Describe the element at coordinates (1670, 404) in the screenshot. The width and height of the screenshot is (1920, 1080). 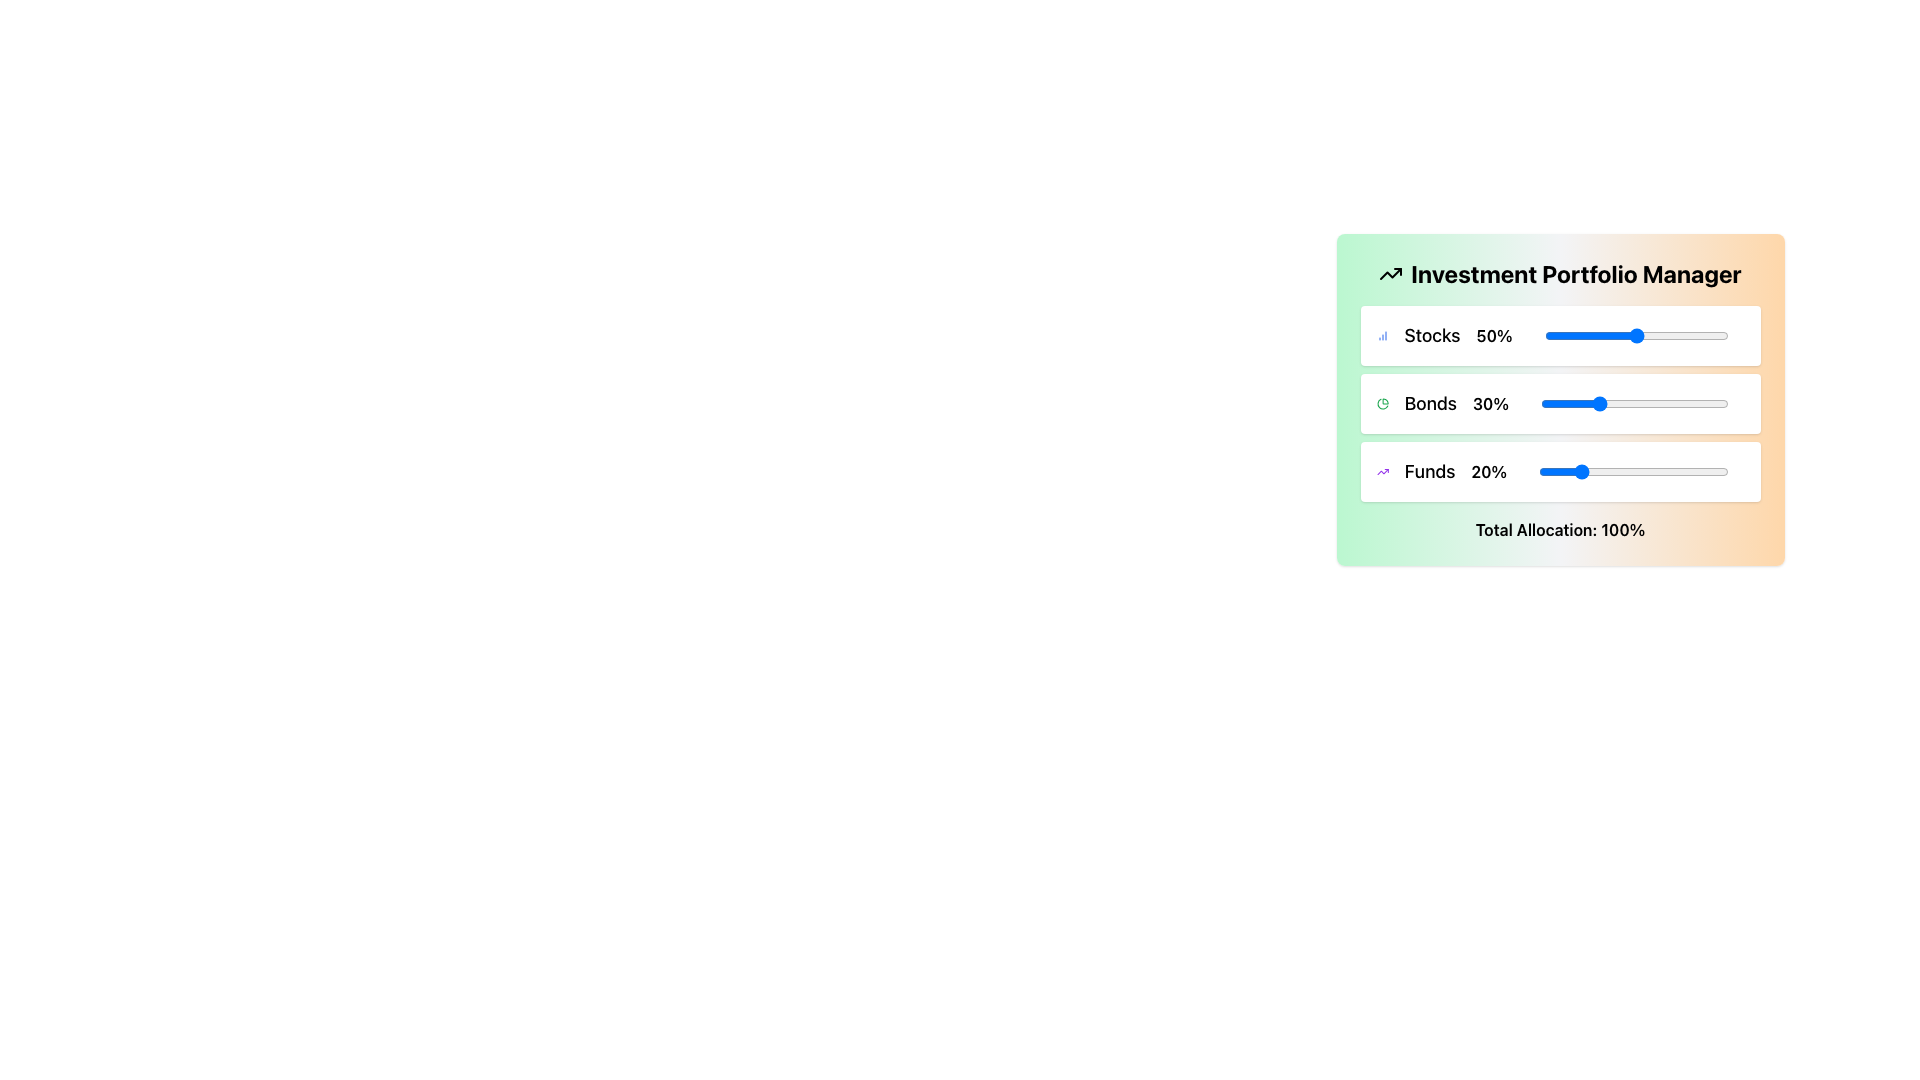
I see `the Bonds slider value` at that location.